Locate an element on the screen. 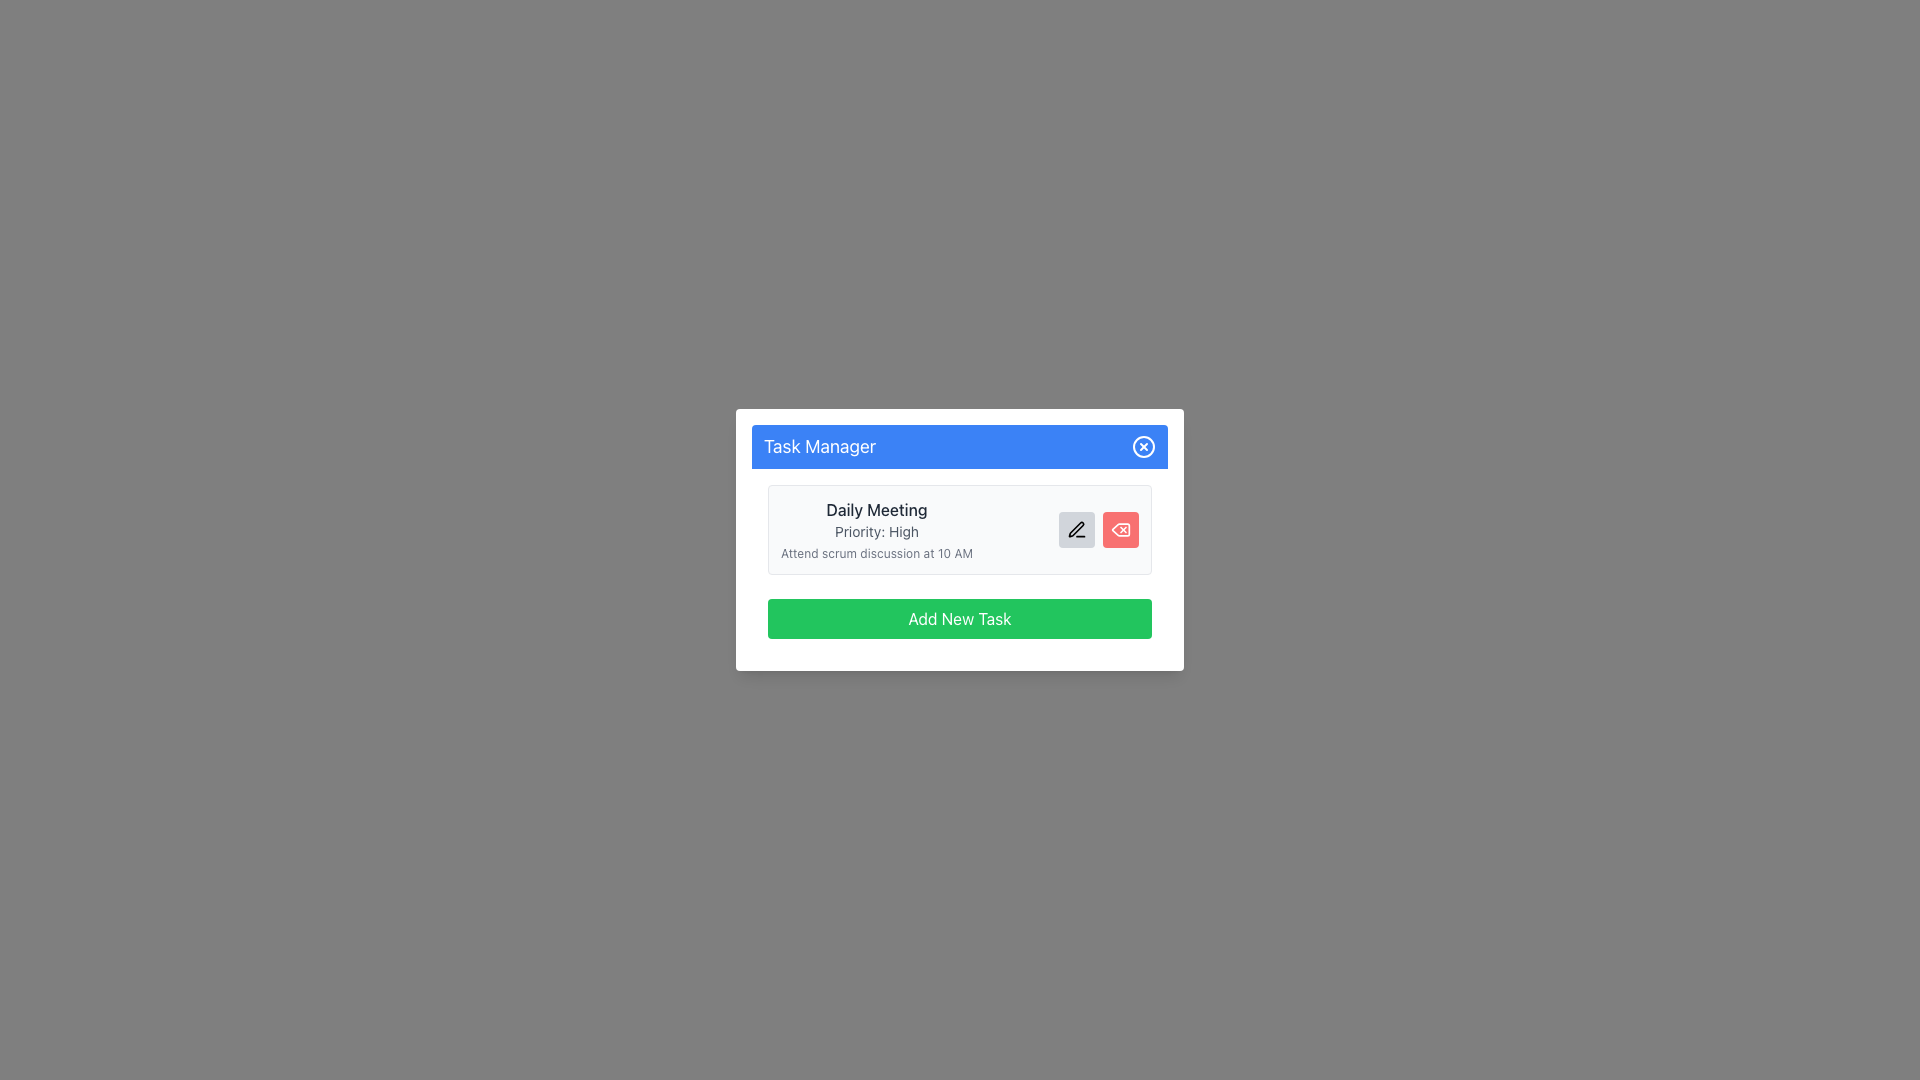 This screenshot has width=1920, height=1080. the editing icon located on the right side of the task box, next to the red crossed-out eye button is located at coordinates (1075, 528).